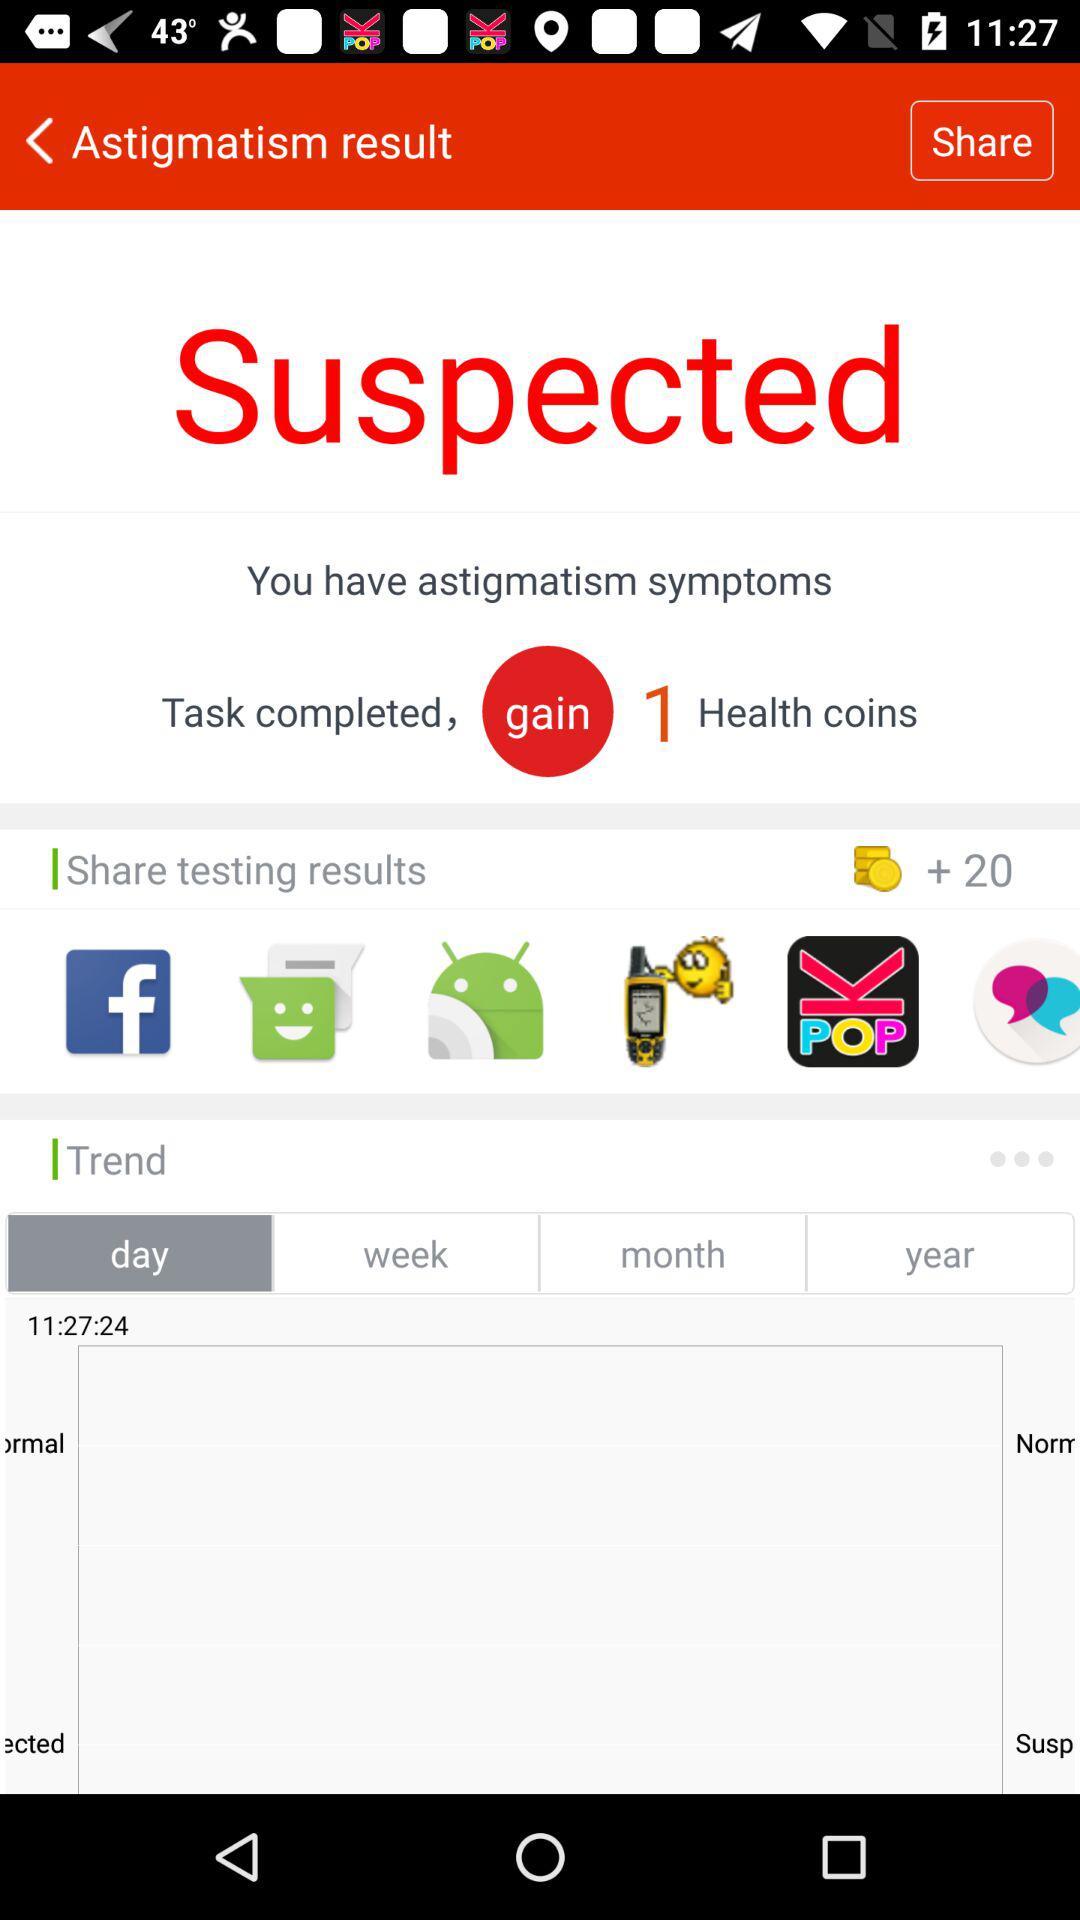  Describe the element at coordinates (1025, 1001) in the screenshot. I see `the chat icon` at that location.